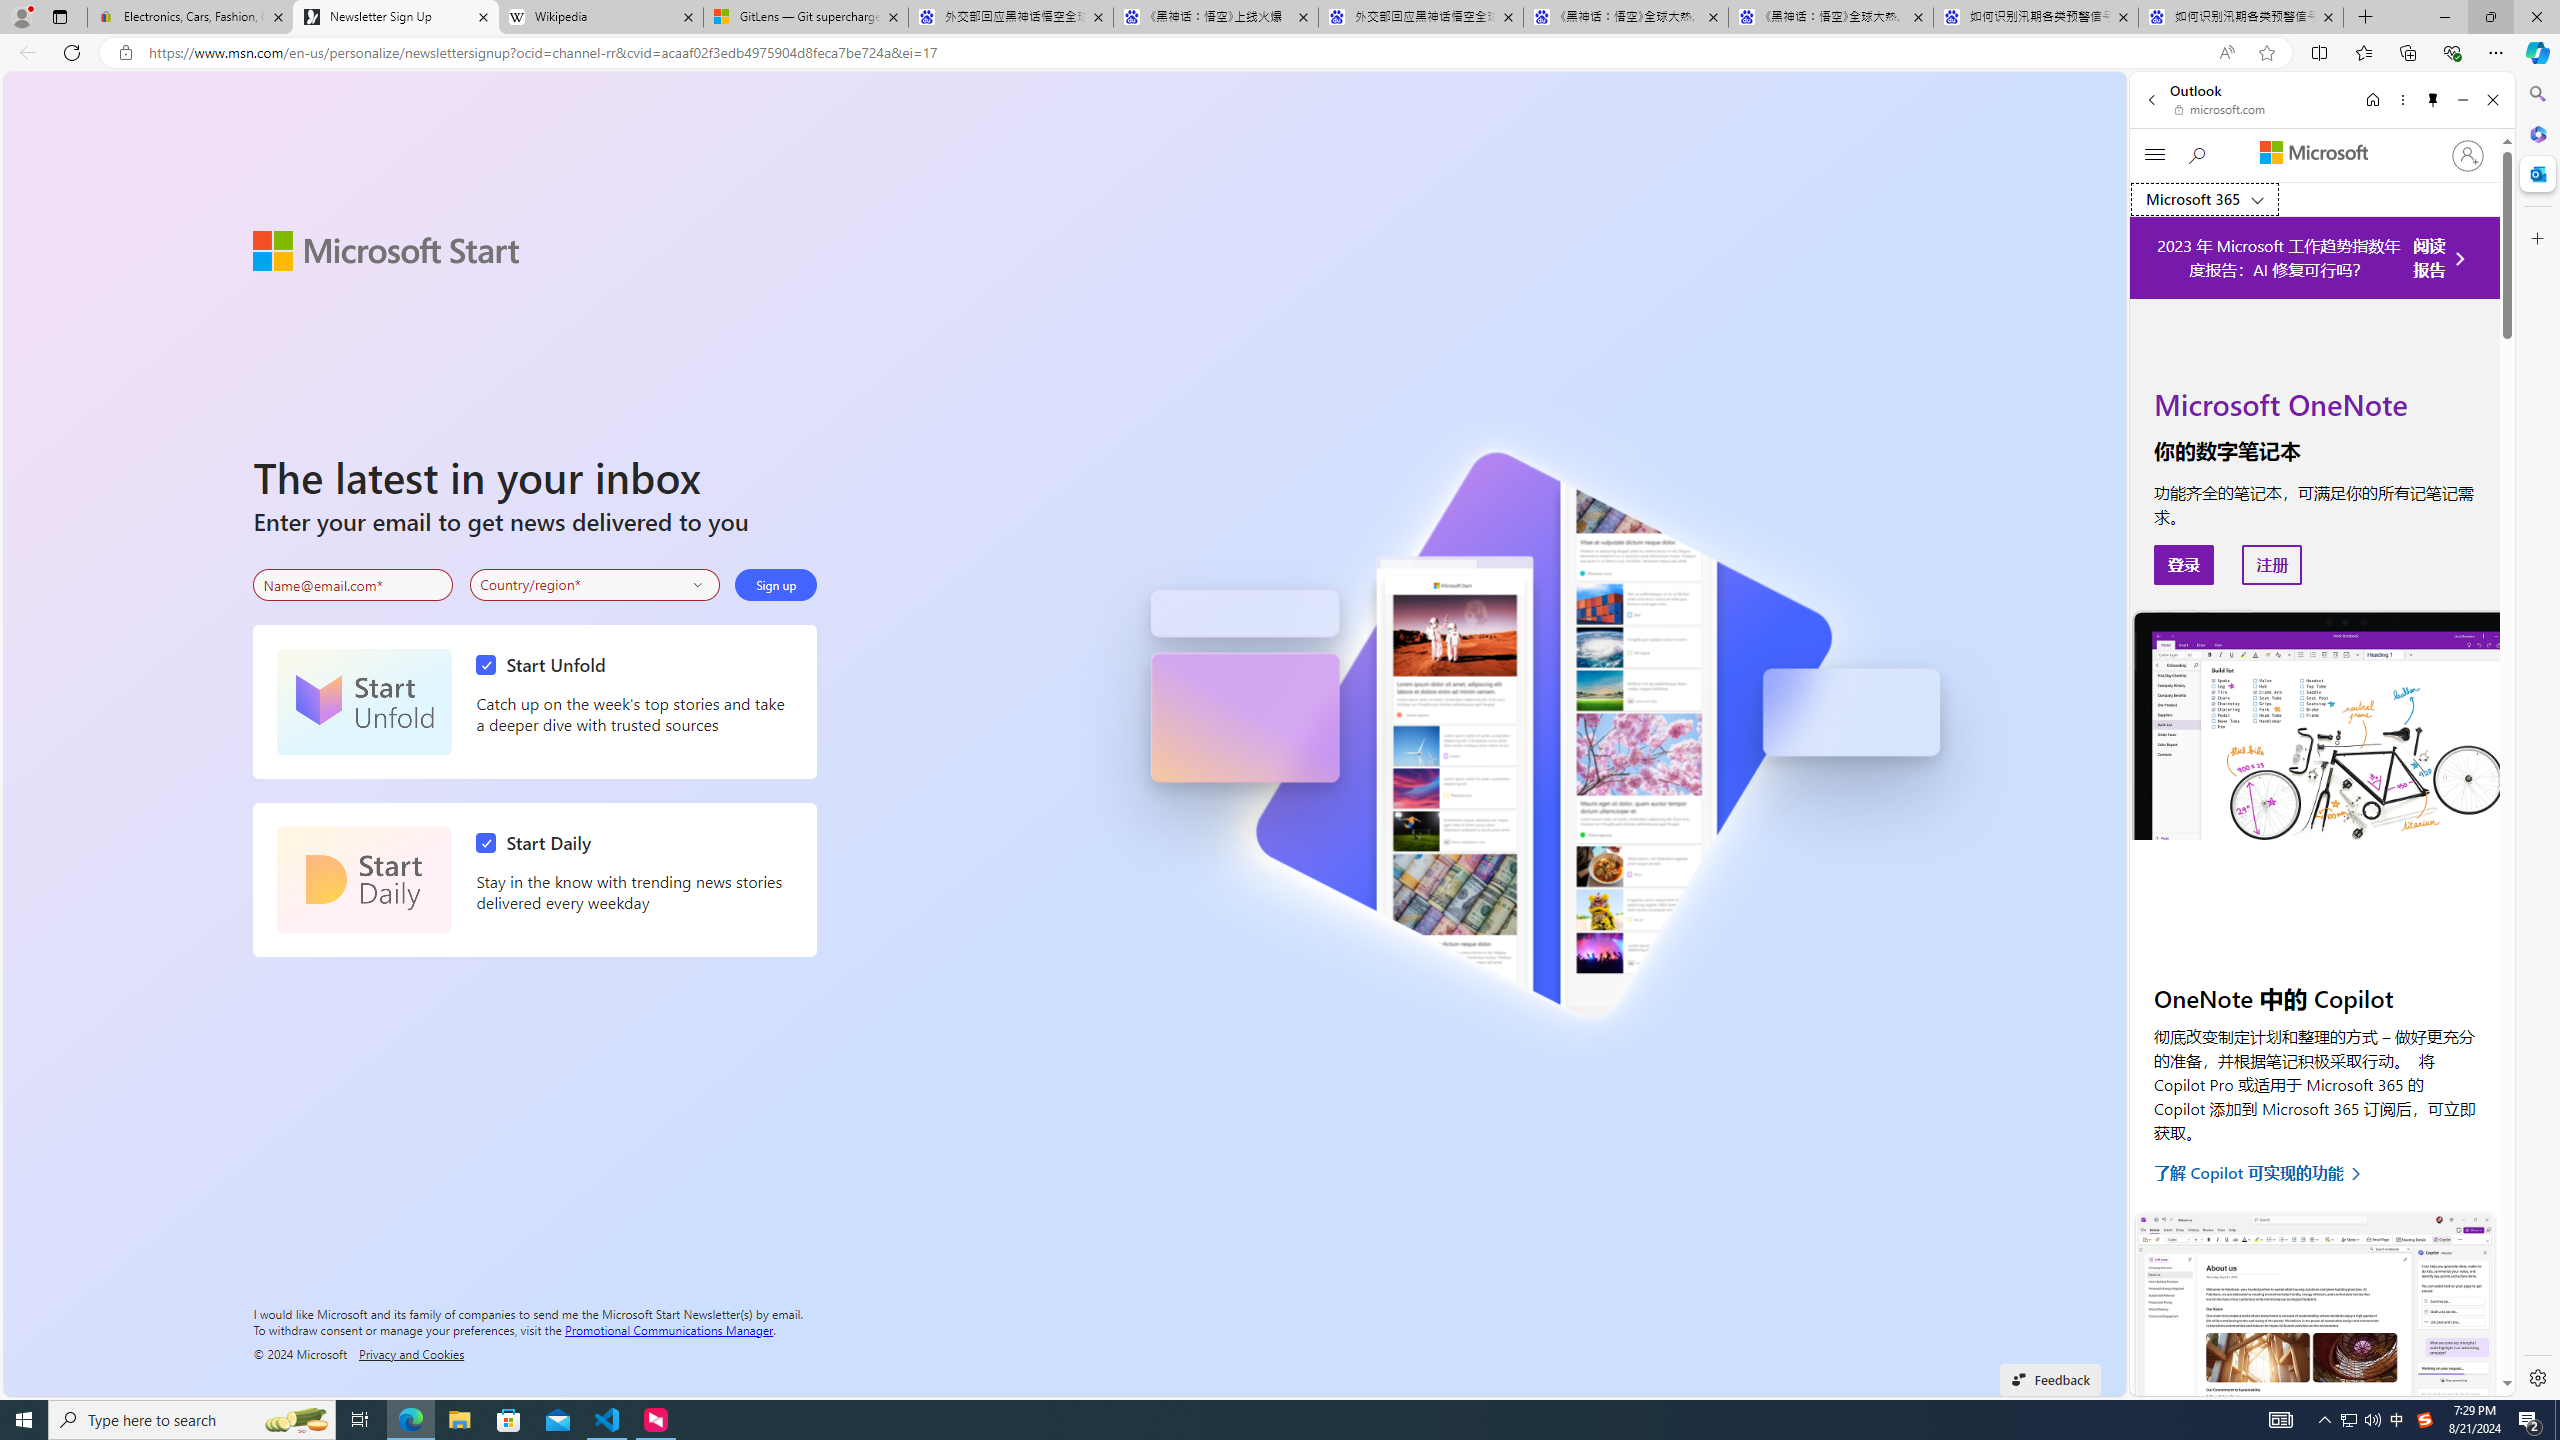 The image size is (2560, 1440). What do you see at coordinates (2535, 93) in the screenshot?
I see `'Search'` at bounding box center [2535, 93].